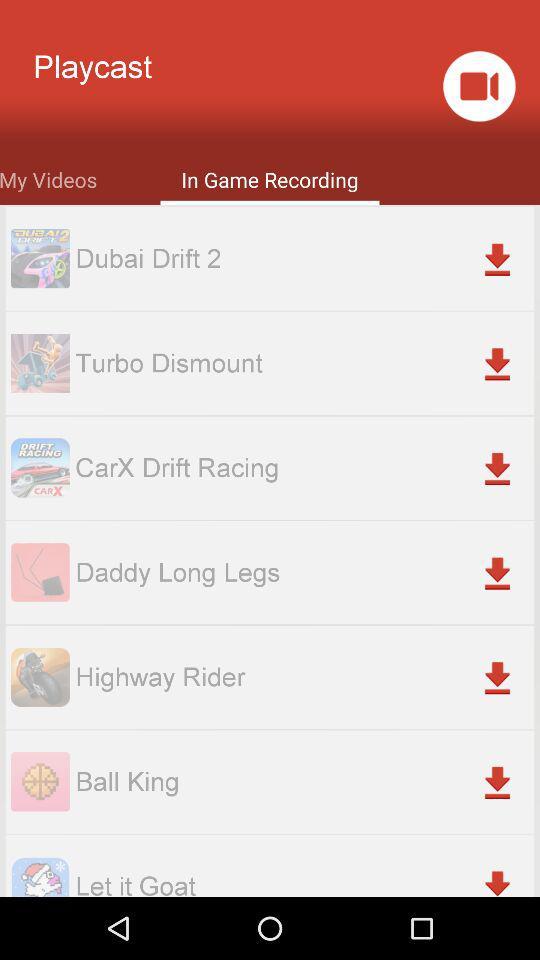 The image size is (540, 960). Describe the element at coordinates (303, 677) in the screenshot. I see `the highway rider icon` at that location.